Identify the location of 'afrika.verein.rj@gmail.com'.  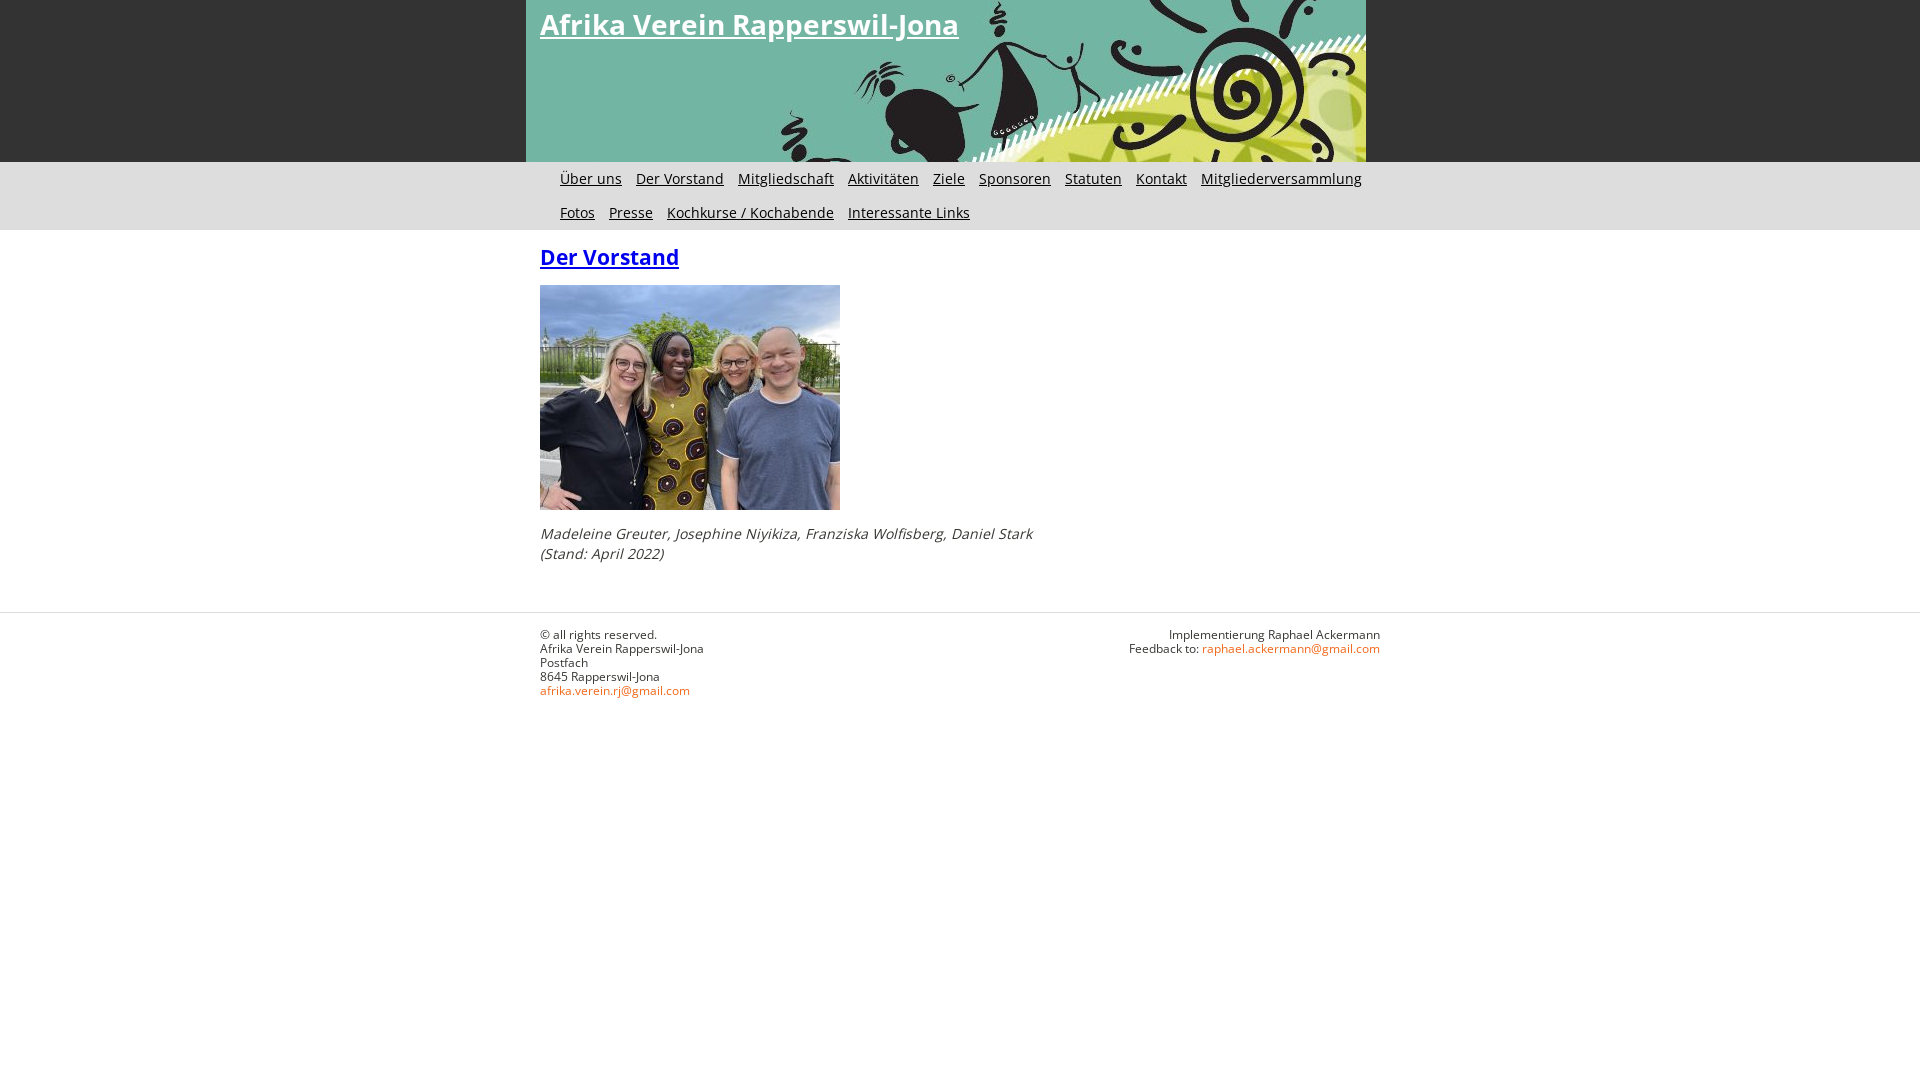
(613, 689).